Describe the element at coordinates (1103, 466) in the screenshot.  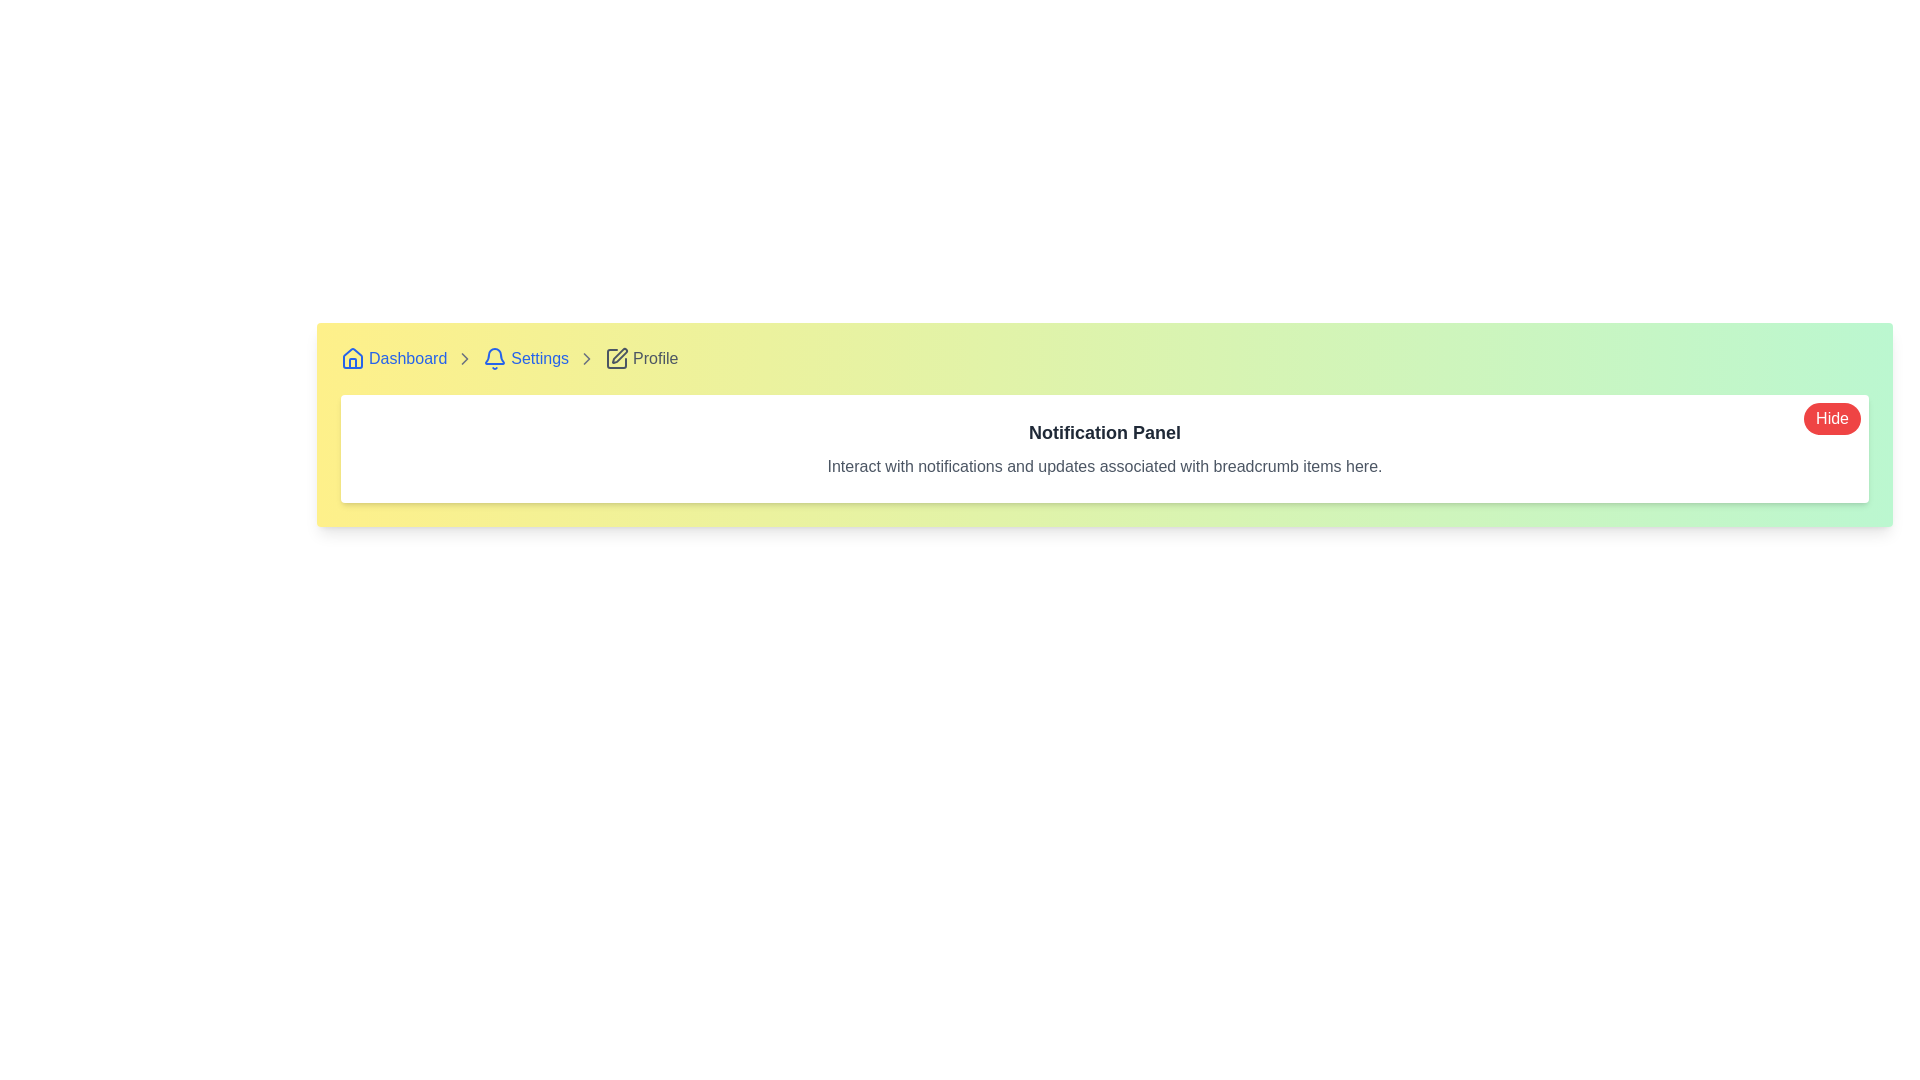
I see `the instructional text element located below the 'Notification Panel' title in the notification panel, which is styled in gray color` at that location.